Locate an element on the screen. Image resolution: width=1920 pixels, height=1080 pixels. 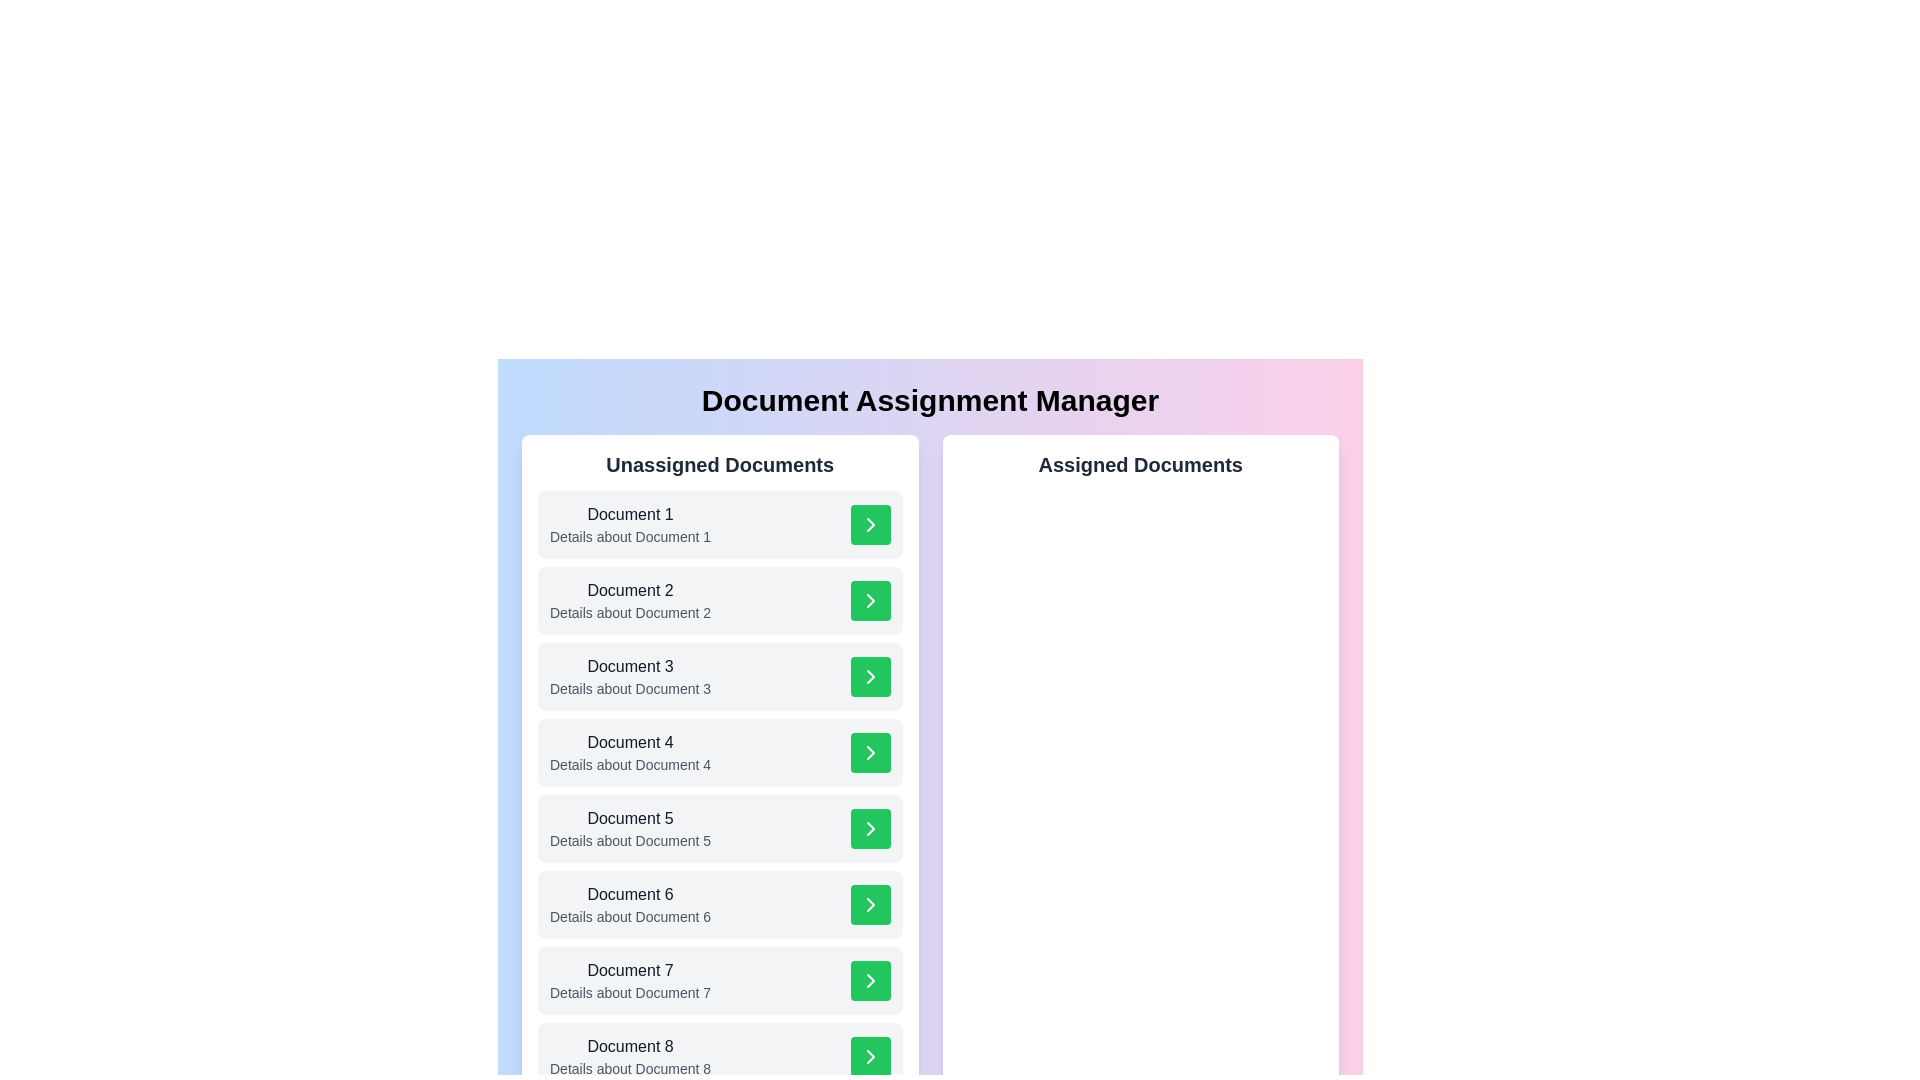
the document element titled 'Document 2' is located at coordinates (720, 600).